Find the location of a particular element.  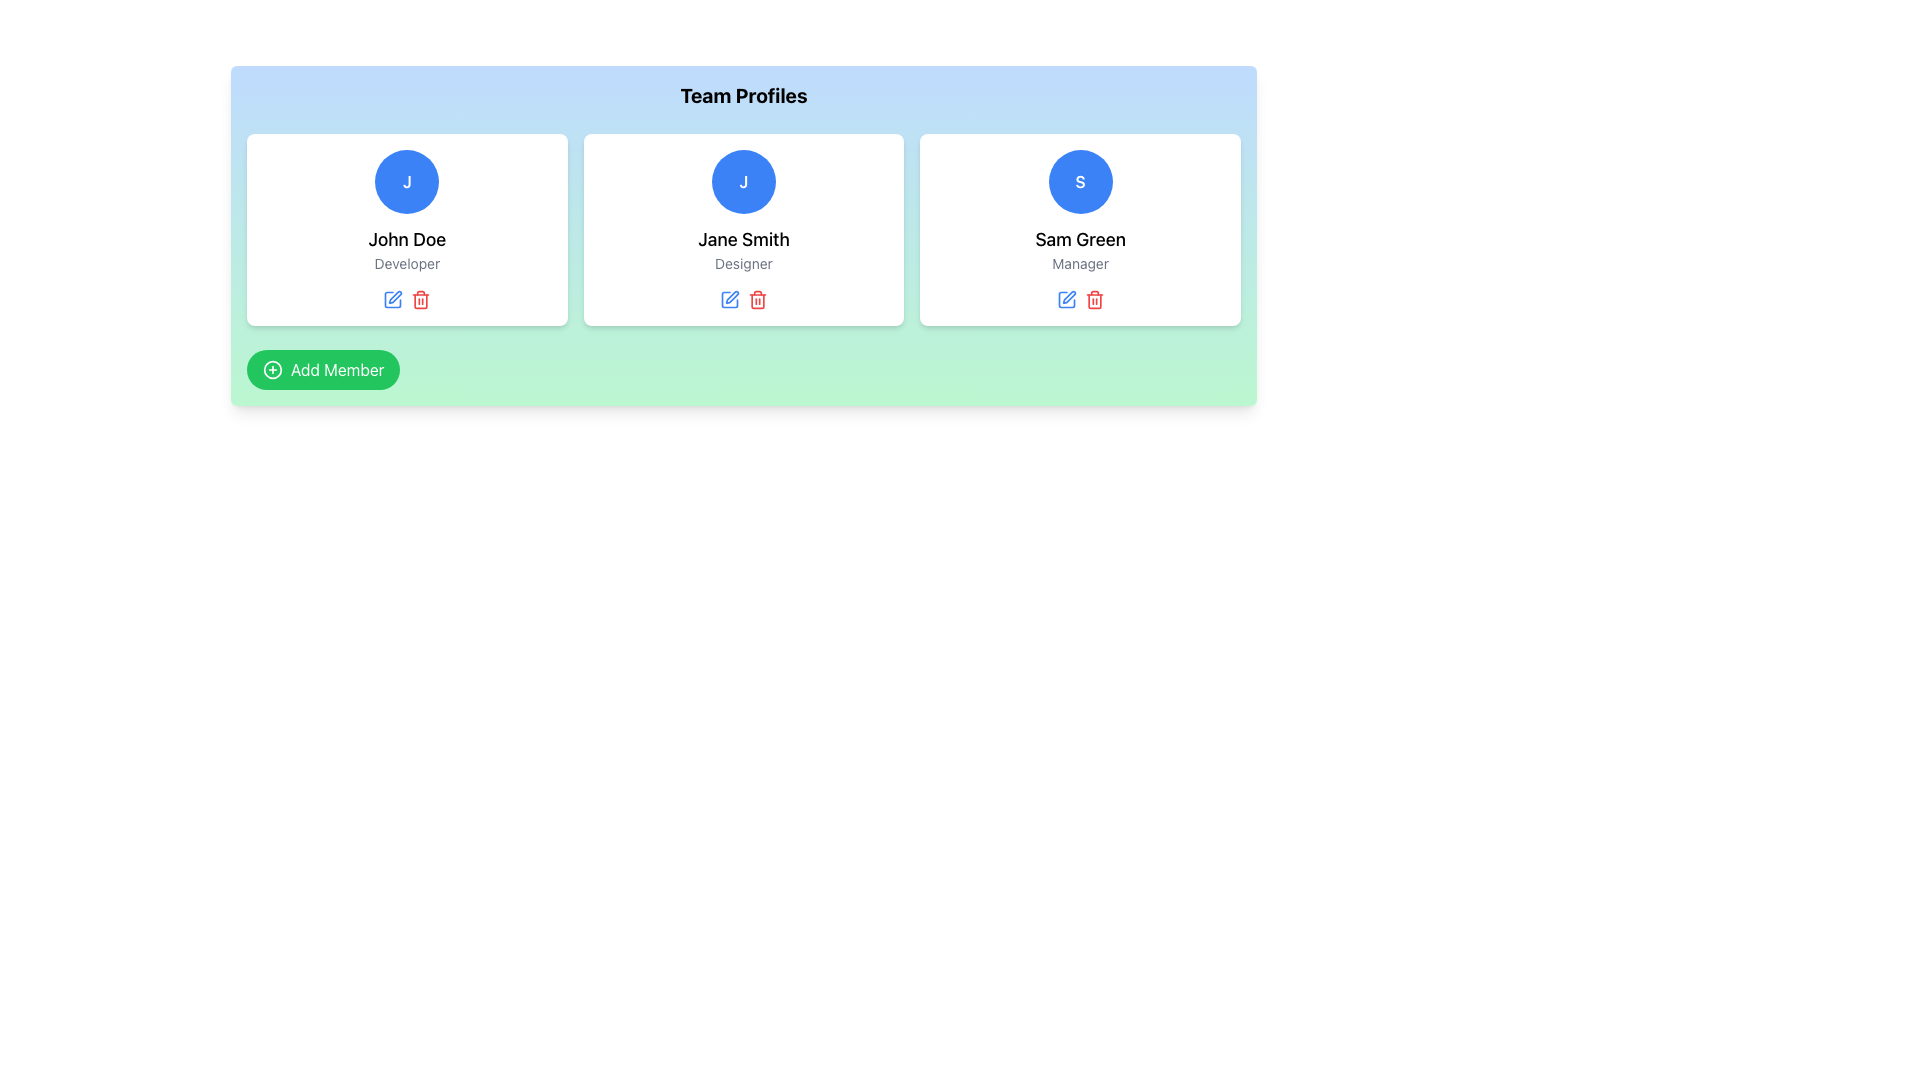

the Avatar representing the user at the top center of the card labeled 'John Doe - Developer' in the 'Team Profiles' section is located at coordinates (406, 181).